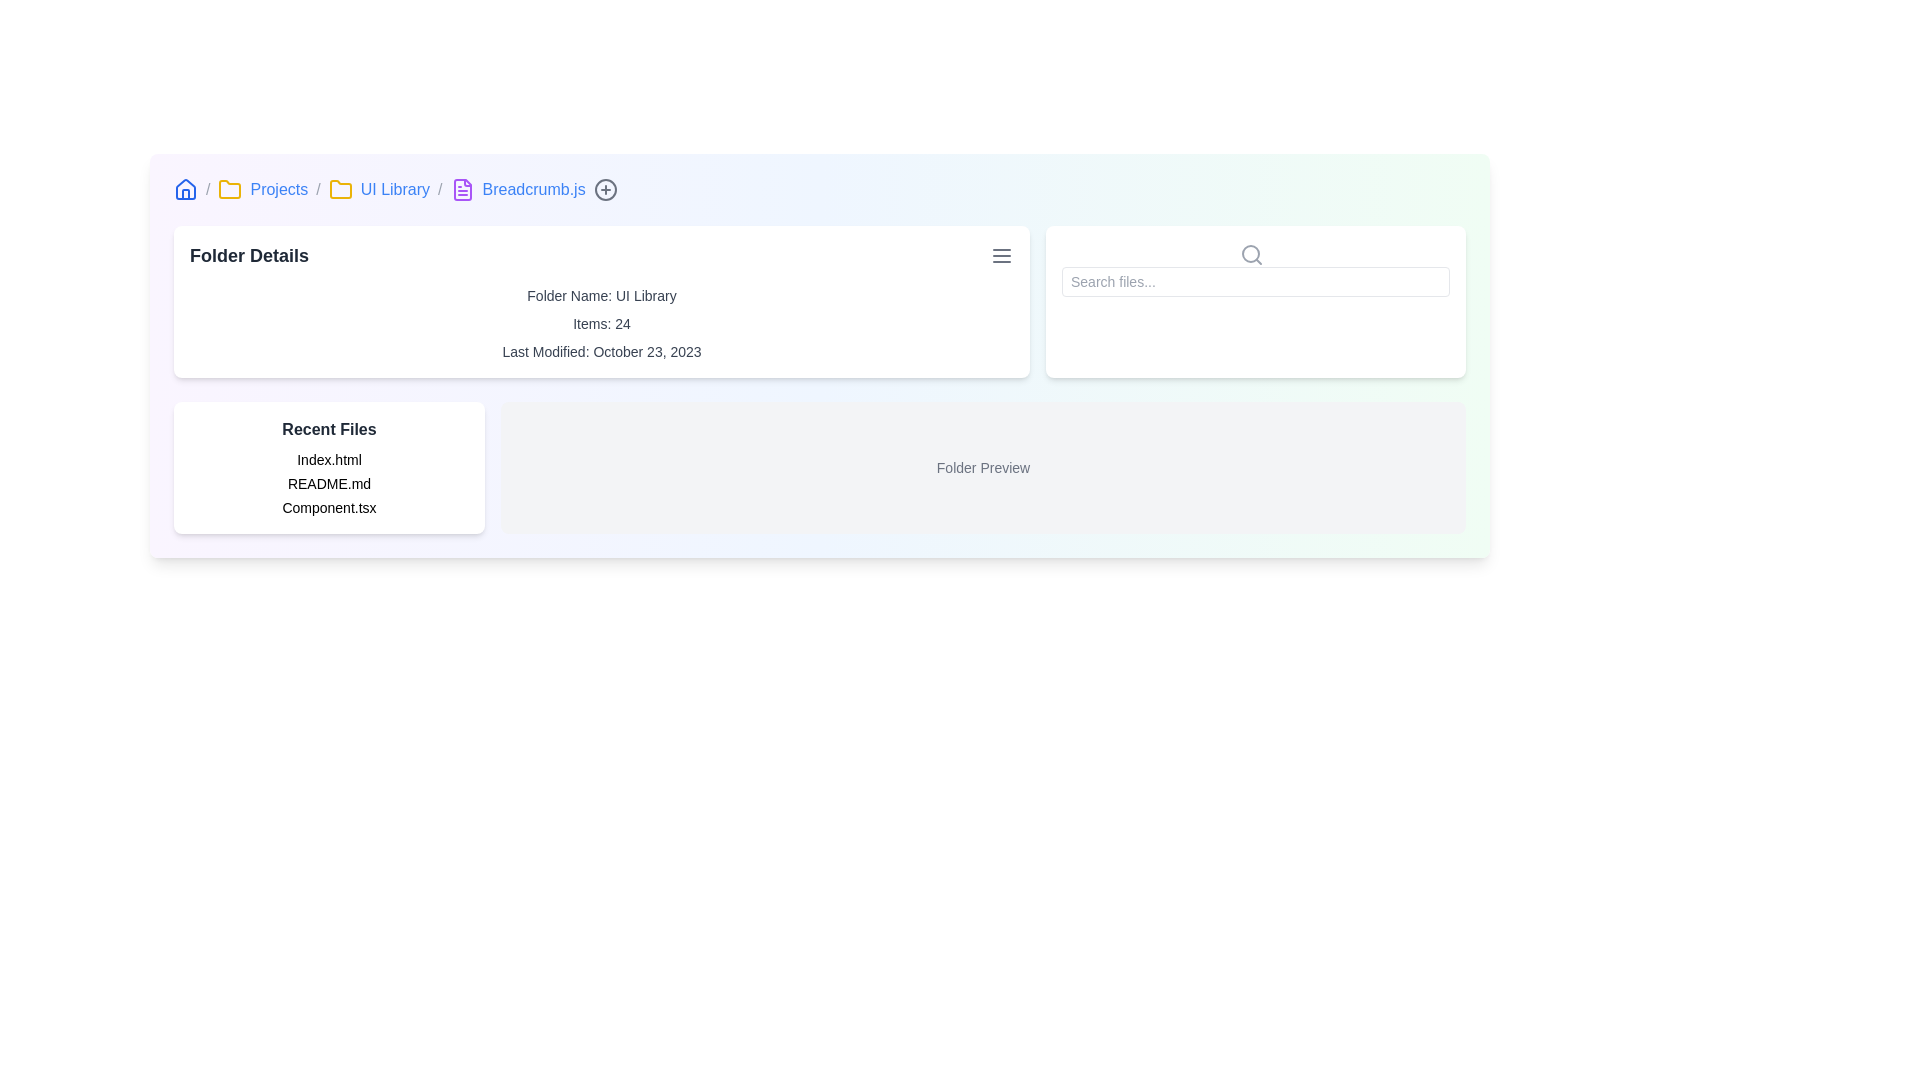 The image size is (1920, 1080). What do you see at coordinates (395, 189) in the screenshot?
I see `the 'UI Library' breadcrumb link` at bounding box center [395, 189].